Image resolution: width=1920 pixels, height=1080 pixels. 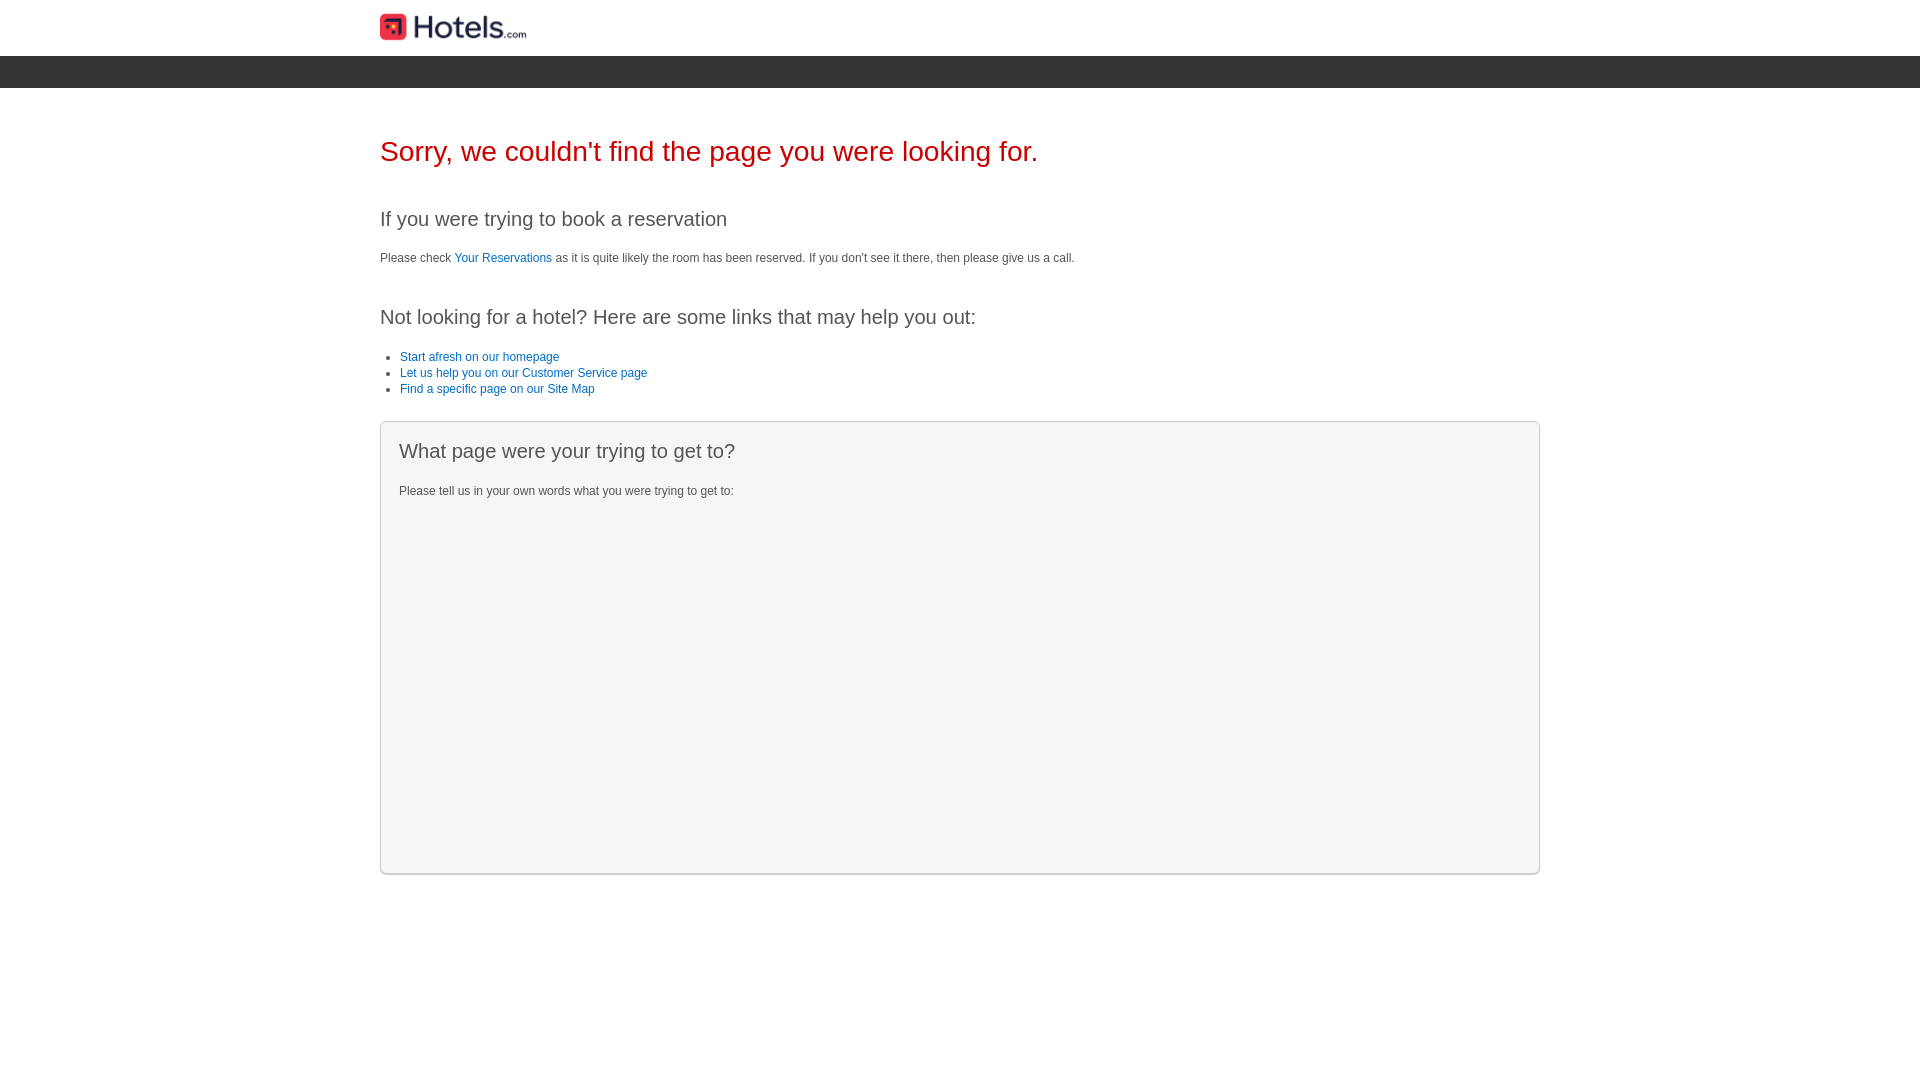 I want to click on 'Find a specific page on our Site Map', so click(x=497, y=389).